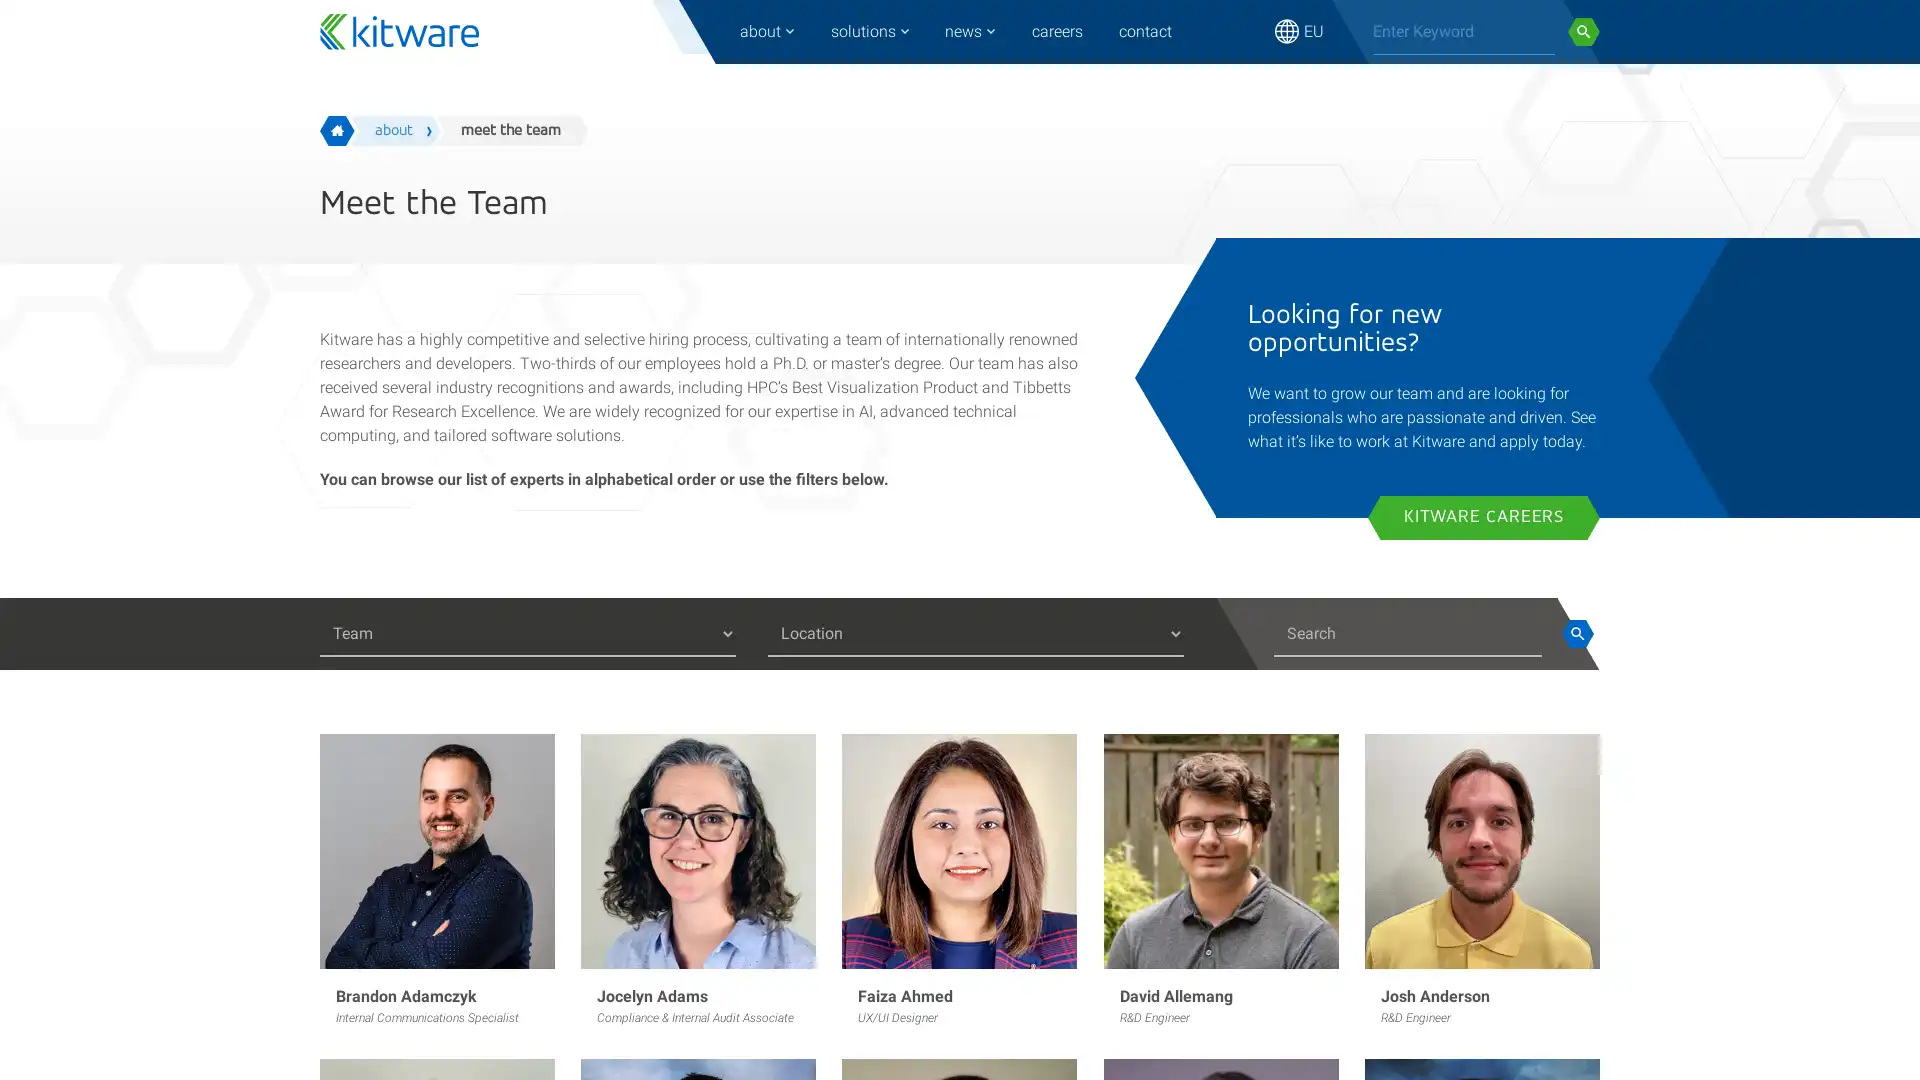 Image resolution: width=1920 pixels, height=1080 pixels. I want to click on Search, so click(1576, 633).